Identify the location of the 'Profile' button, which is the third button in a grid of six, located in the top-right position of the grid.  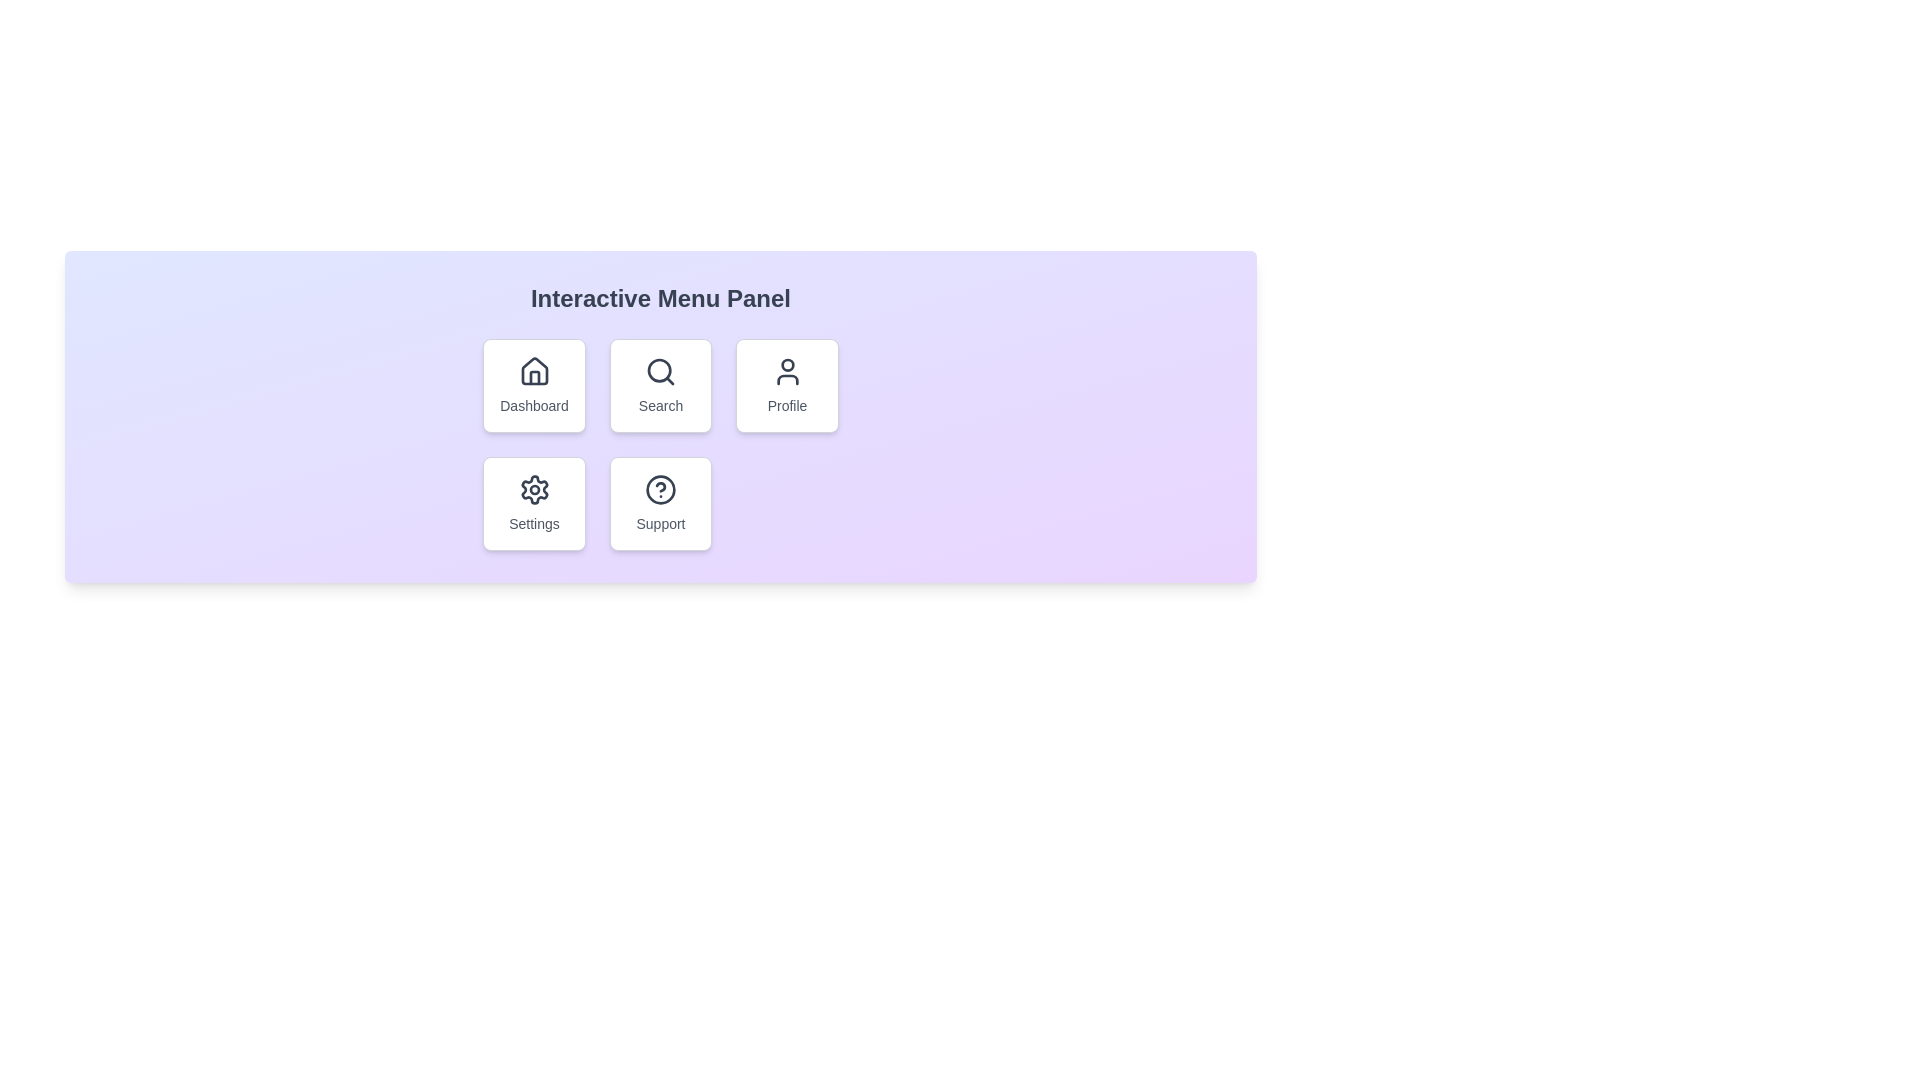
(786, 385).